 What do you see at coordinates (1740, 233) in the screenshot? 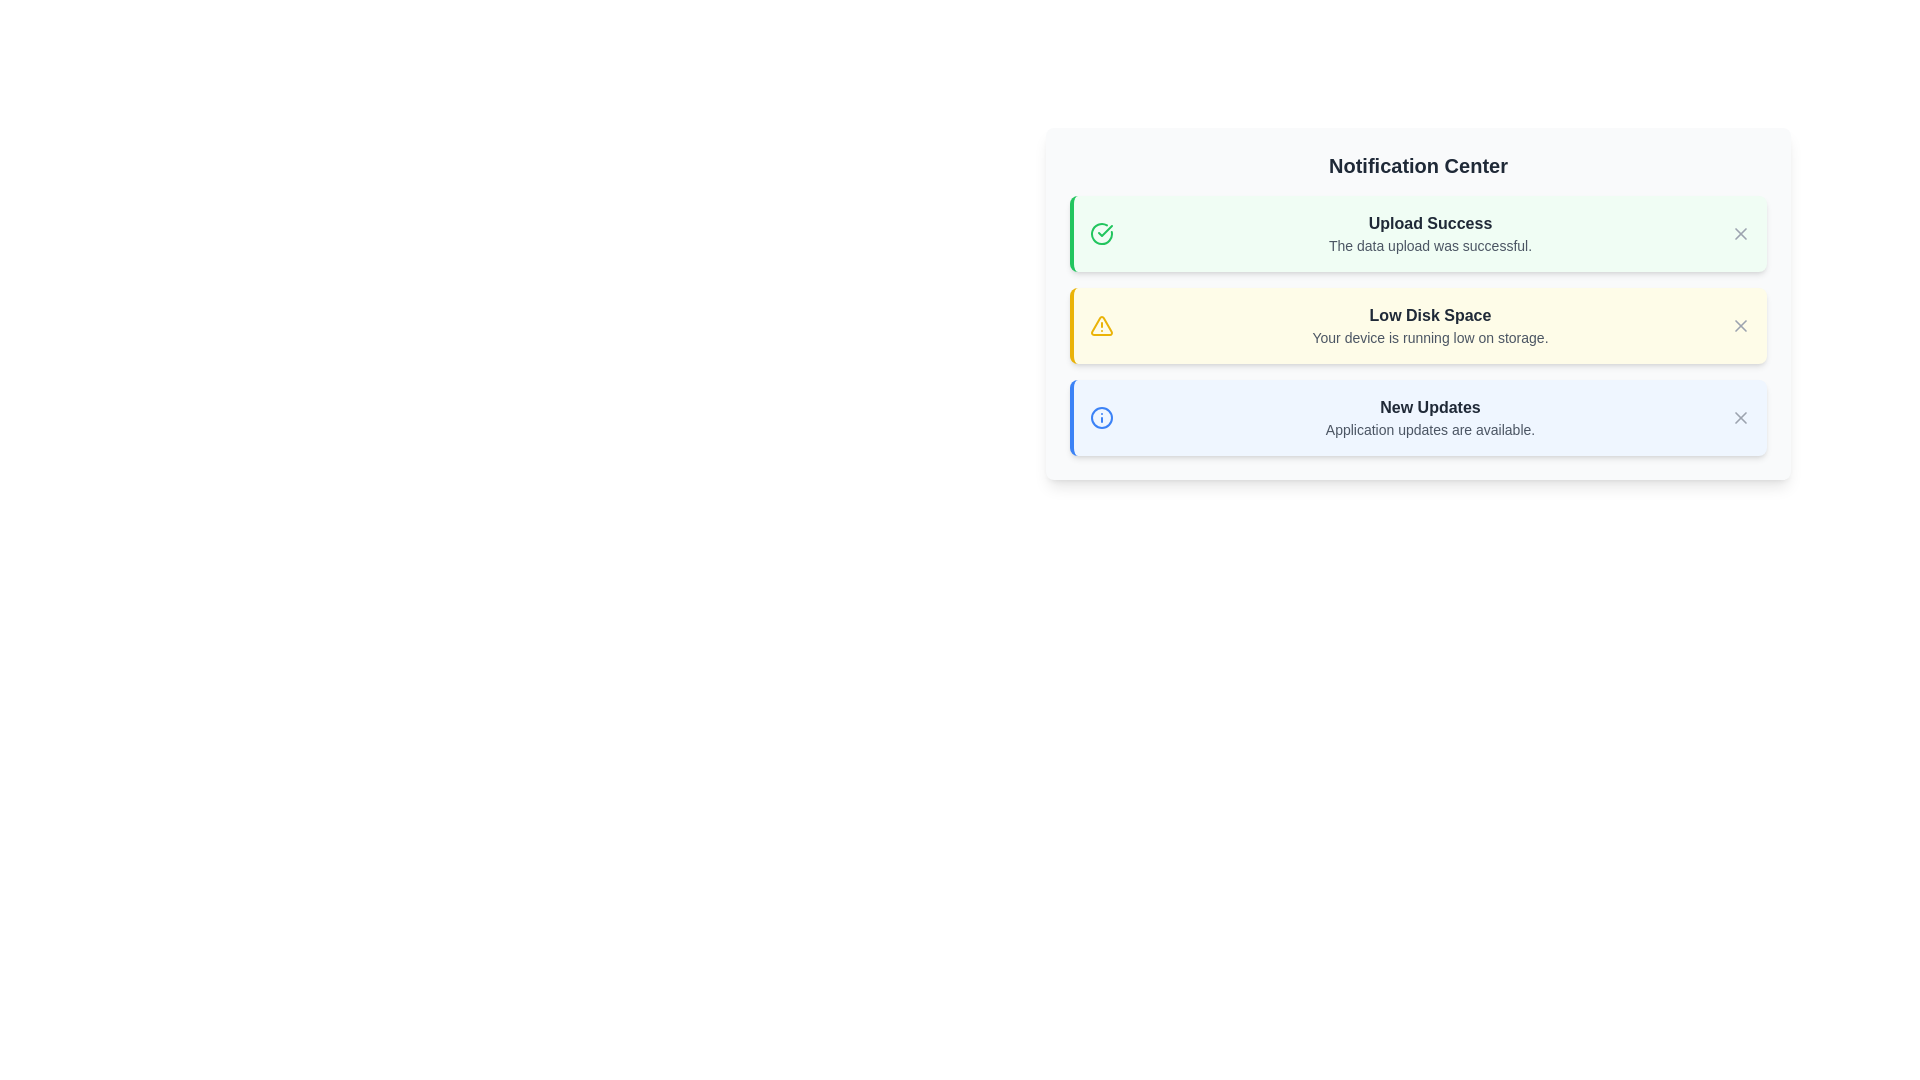
I see `the close icon on the right-hand side of the 'Upload Success' notification` at bounding box center [1740, 233].